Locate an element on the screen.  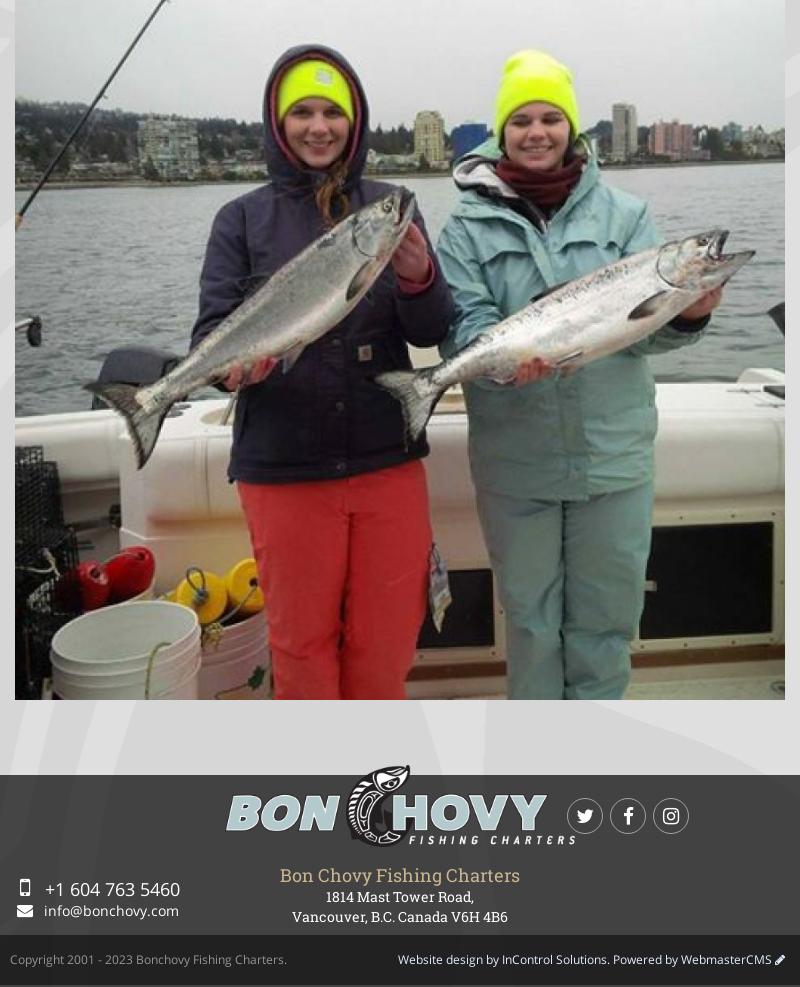
'Vancouver, B.C. Canada  V6H 4B6' is located at coordinates (292, 914).